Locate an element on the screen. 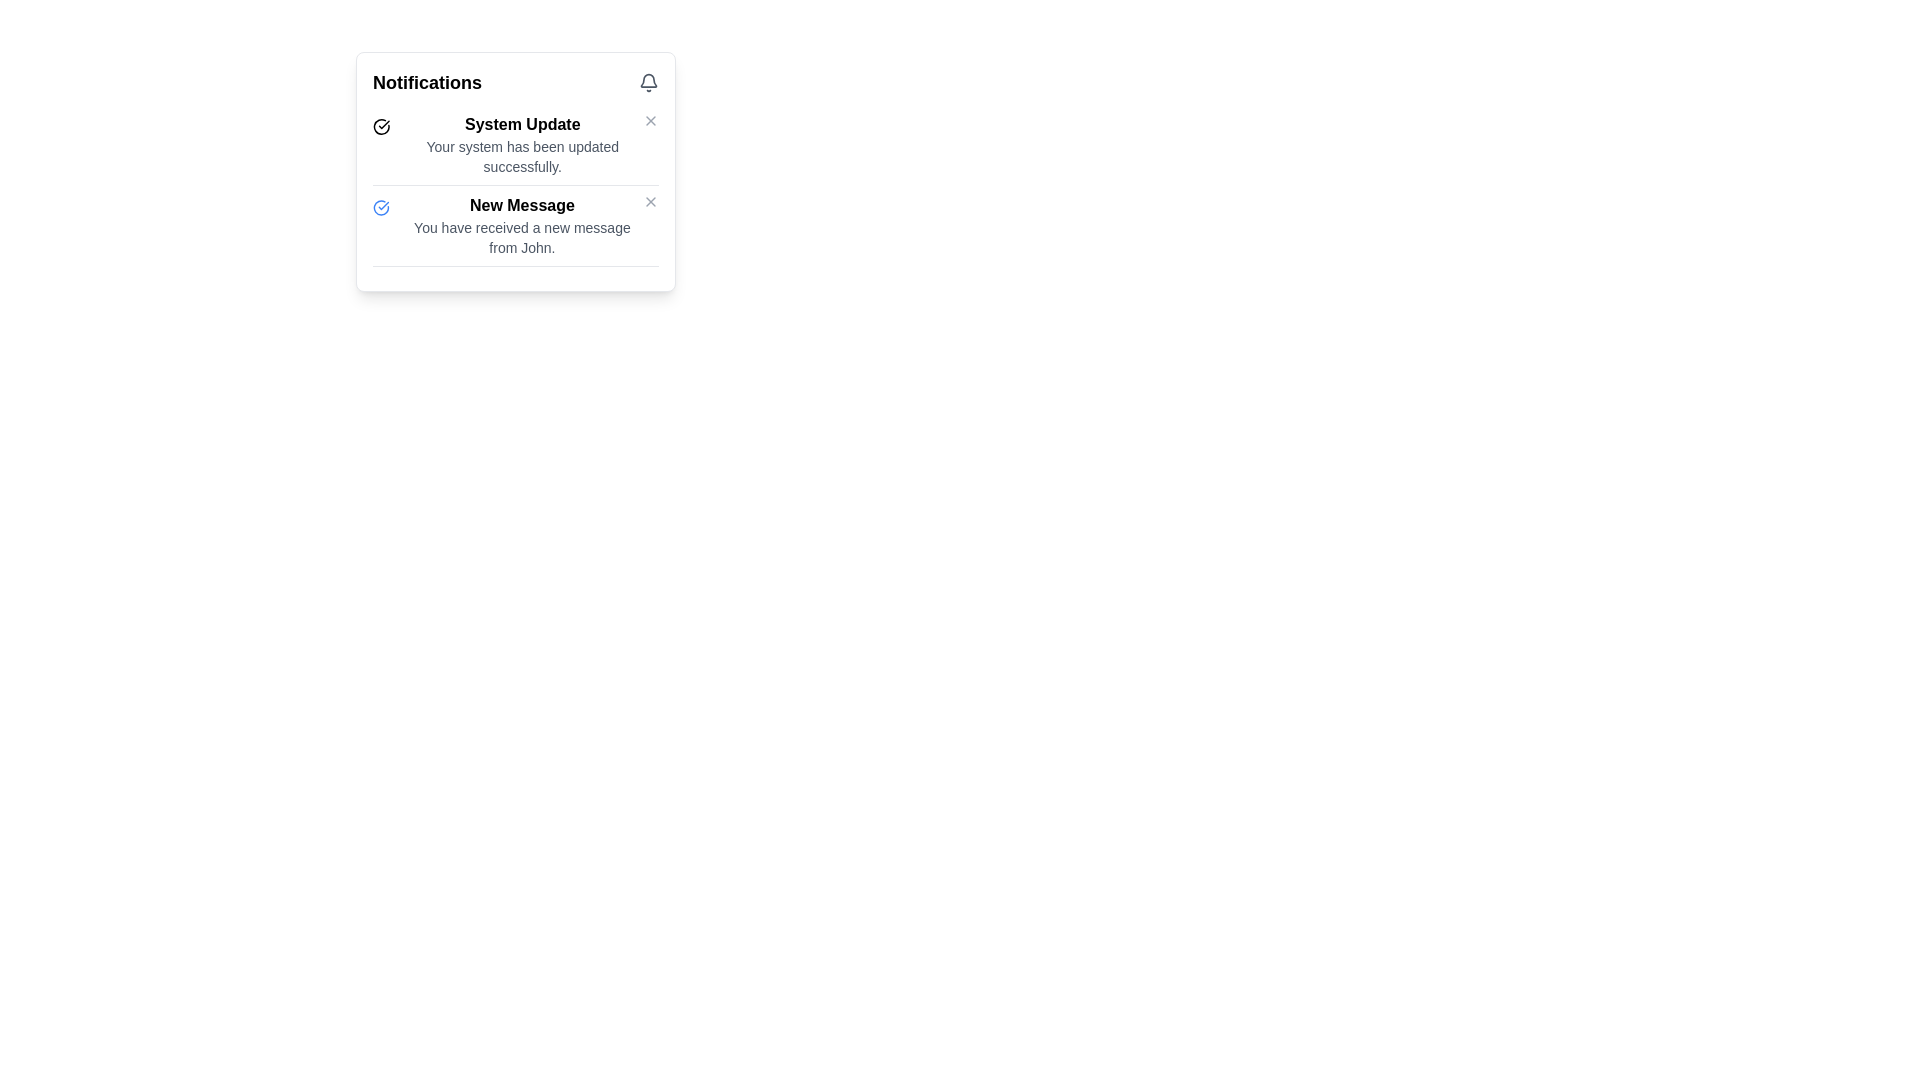 This screenshot has width=1920, height=1080. the notification entry about a received message, which is the second item in the notification panel below 'System Update' is located at coordinates (522, 225).